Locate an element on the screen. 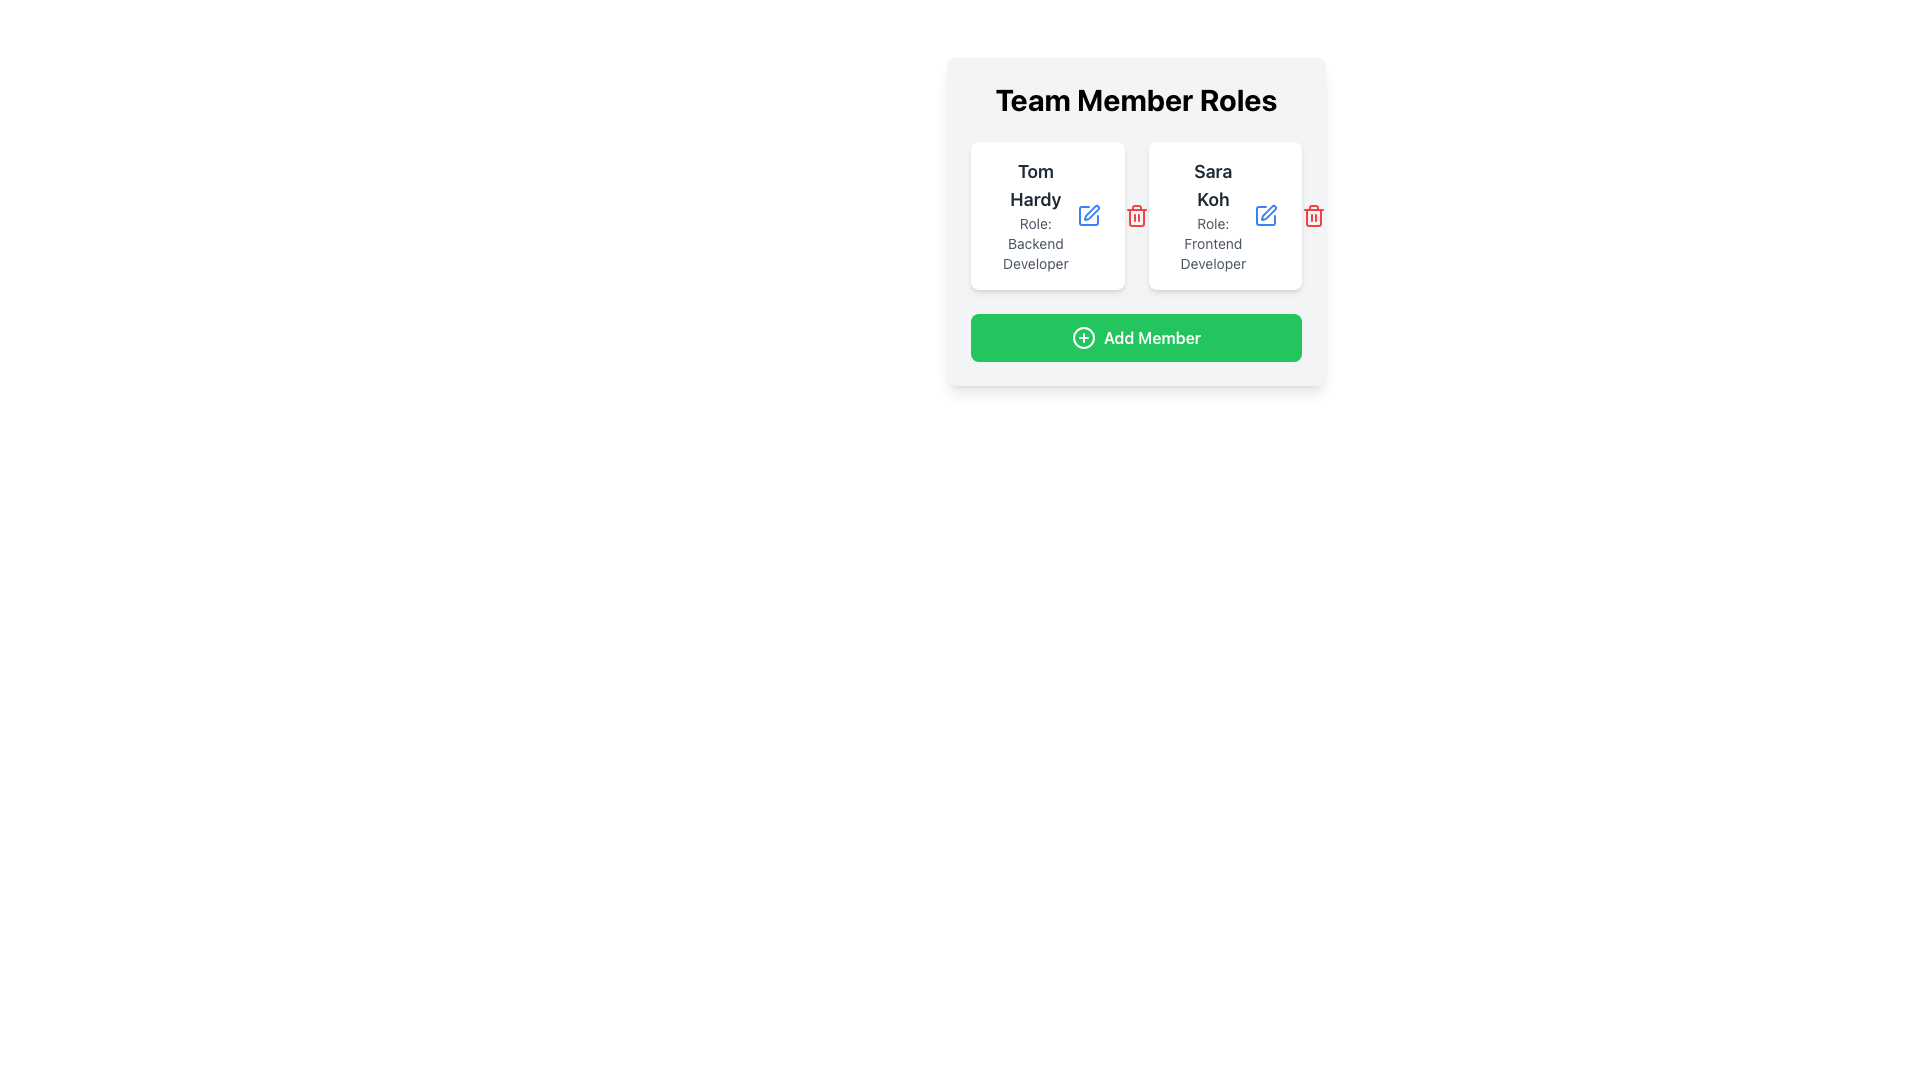 The height and width of the screenshot is (1080, 1920). the delete button located at the far right of the card labeled 'Sara Koh Role: Frontend Developer' to change its background color is located at coordinates (1314, 216).